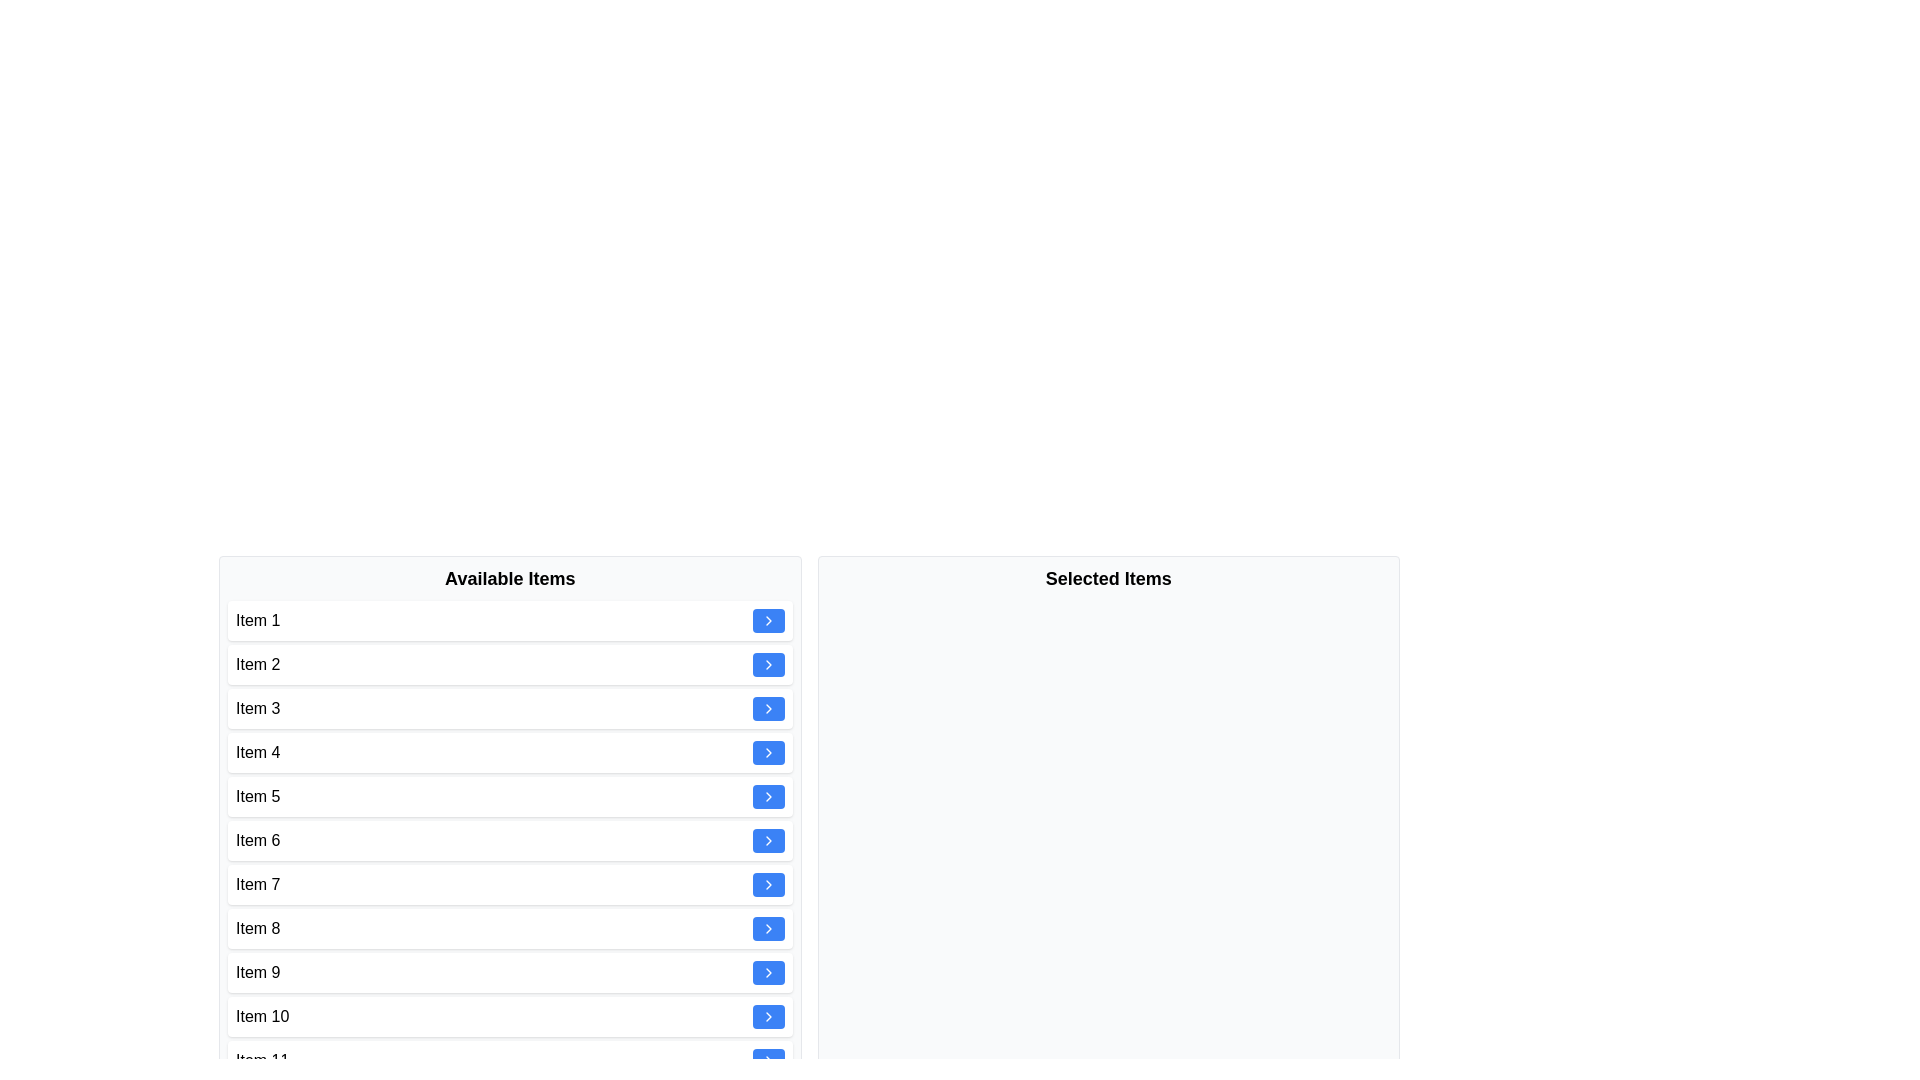 The height and width of the screenshot is (1080, 1920). What do you see at coordinates (767, 620) in the screenshot?
I see `the transfer icon located inside the blue button on the far right of the row associated with 'Item 1' in the 'Available Items' panel` at bounding box center [767, 620].